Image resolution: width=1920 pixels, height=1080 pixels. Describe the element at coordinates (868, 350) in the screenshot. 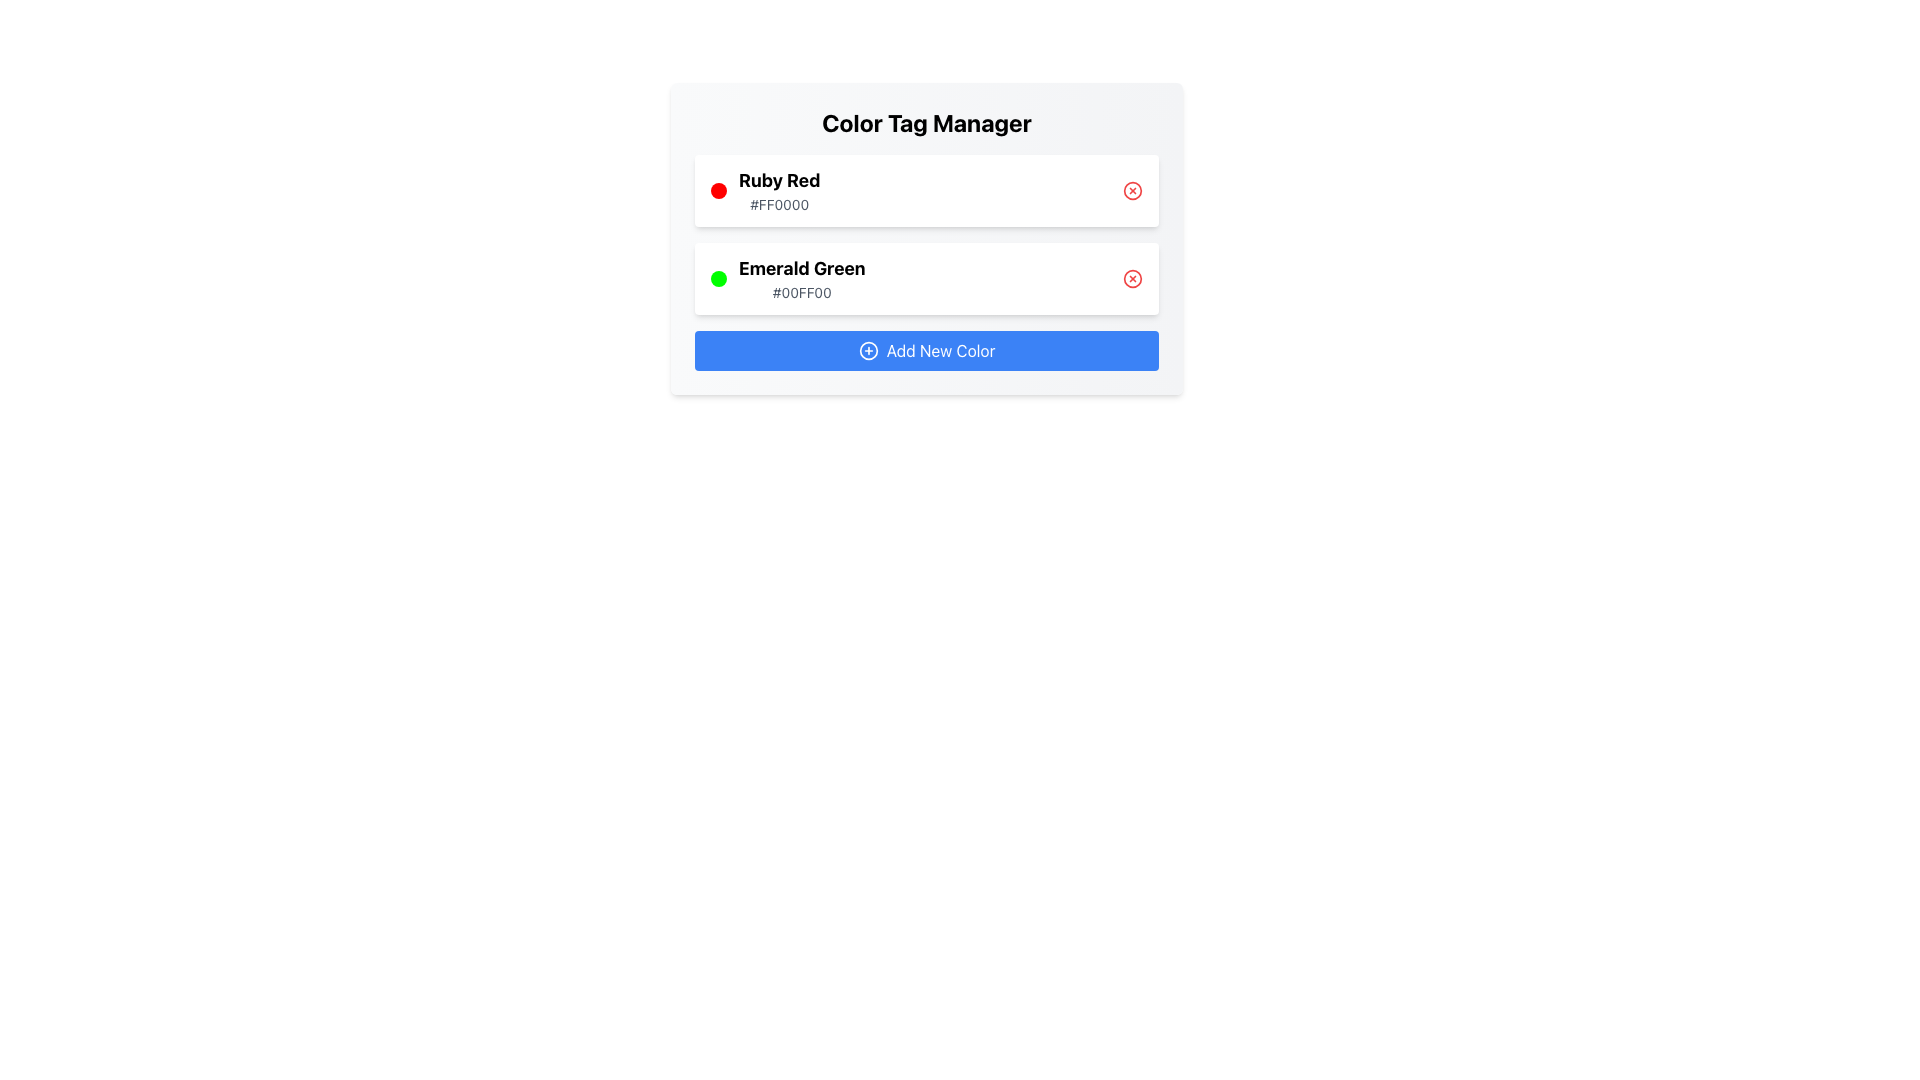

I see `the circular icon with a plus sign at its center, which symbolizes add functionality, located within the 'Add New Color' button` at that location.